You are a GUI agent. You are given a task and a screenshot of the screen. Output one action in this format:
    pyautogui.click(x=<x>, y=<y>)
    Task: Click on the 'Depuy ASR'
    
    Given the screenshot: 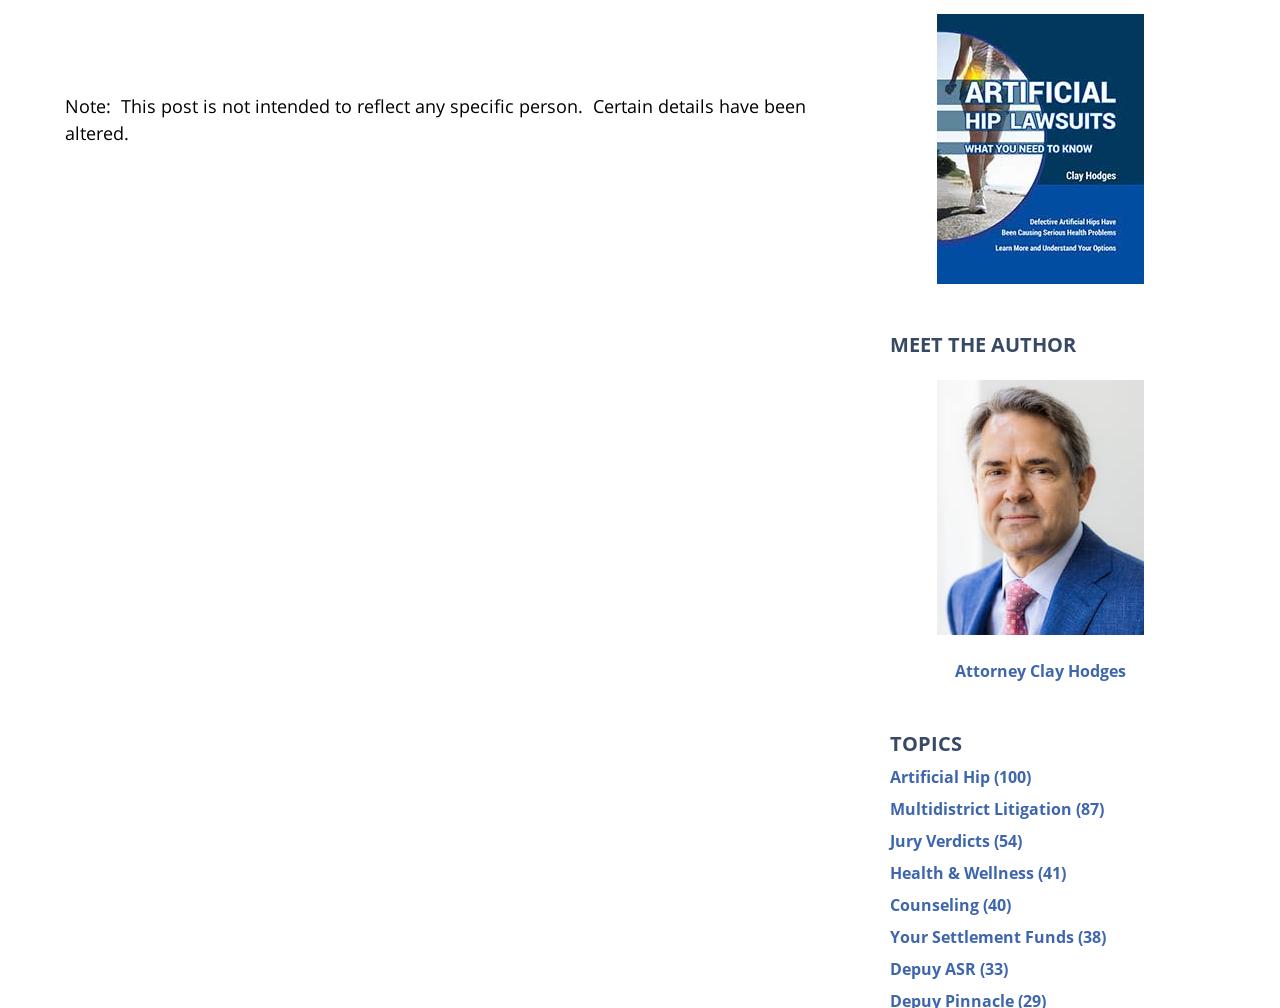 What is the action you would take?
    pyautogui.click(x=934, y=967)
    